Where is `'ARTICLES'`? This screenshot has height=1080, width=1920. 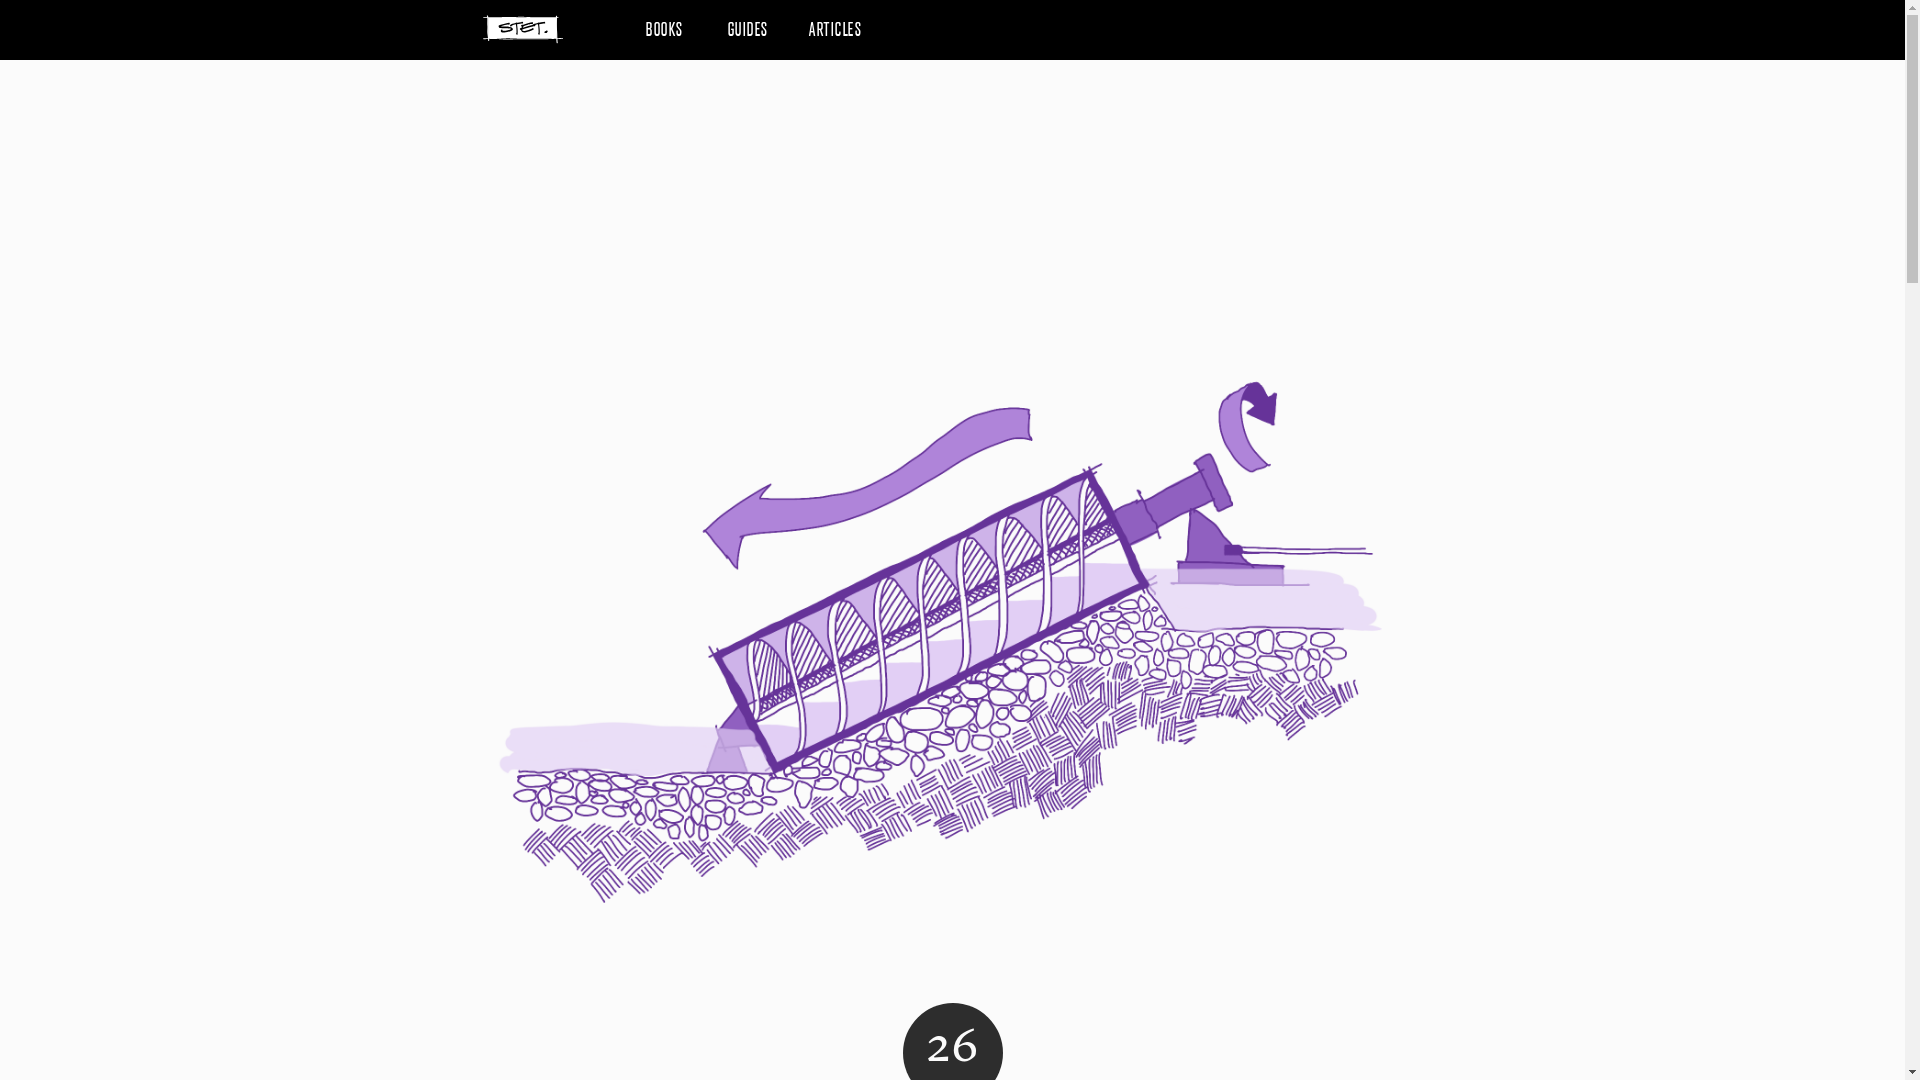 'ARTICLES' is located at coordinates (834, 28).